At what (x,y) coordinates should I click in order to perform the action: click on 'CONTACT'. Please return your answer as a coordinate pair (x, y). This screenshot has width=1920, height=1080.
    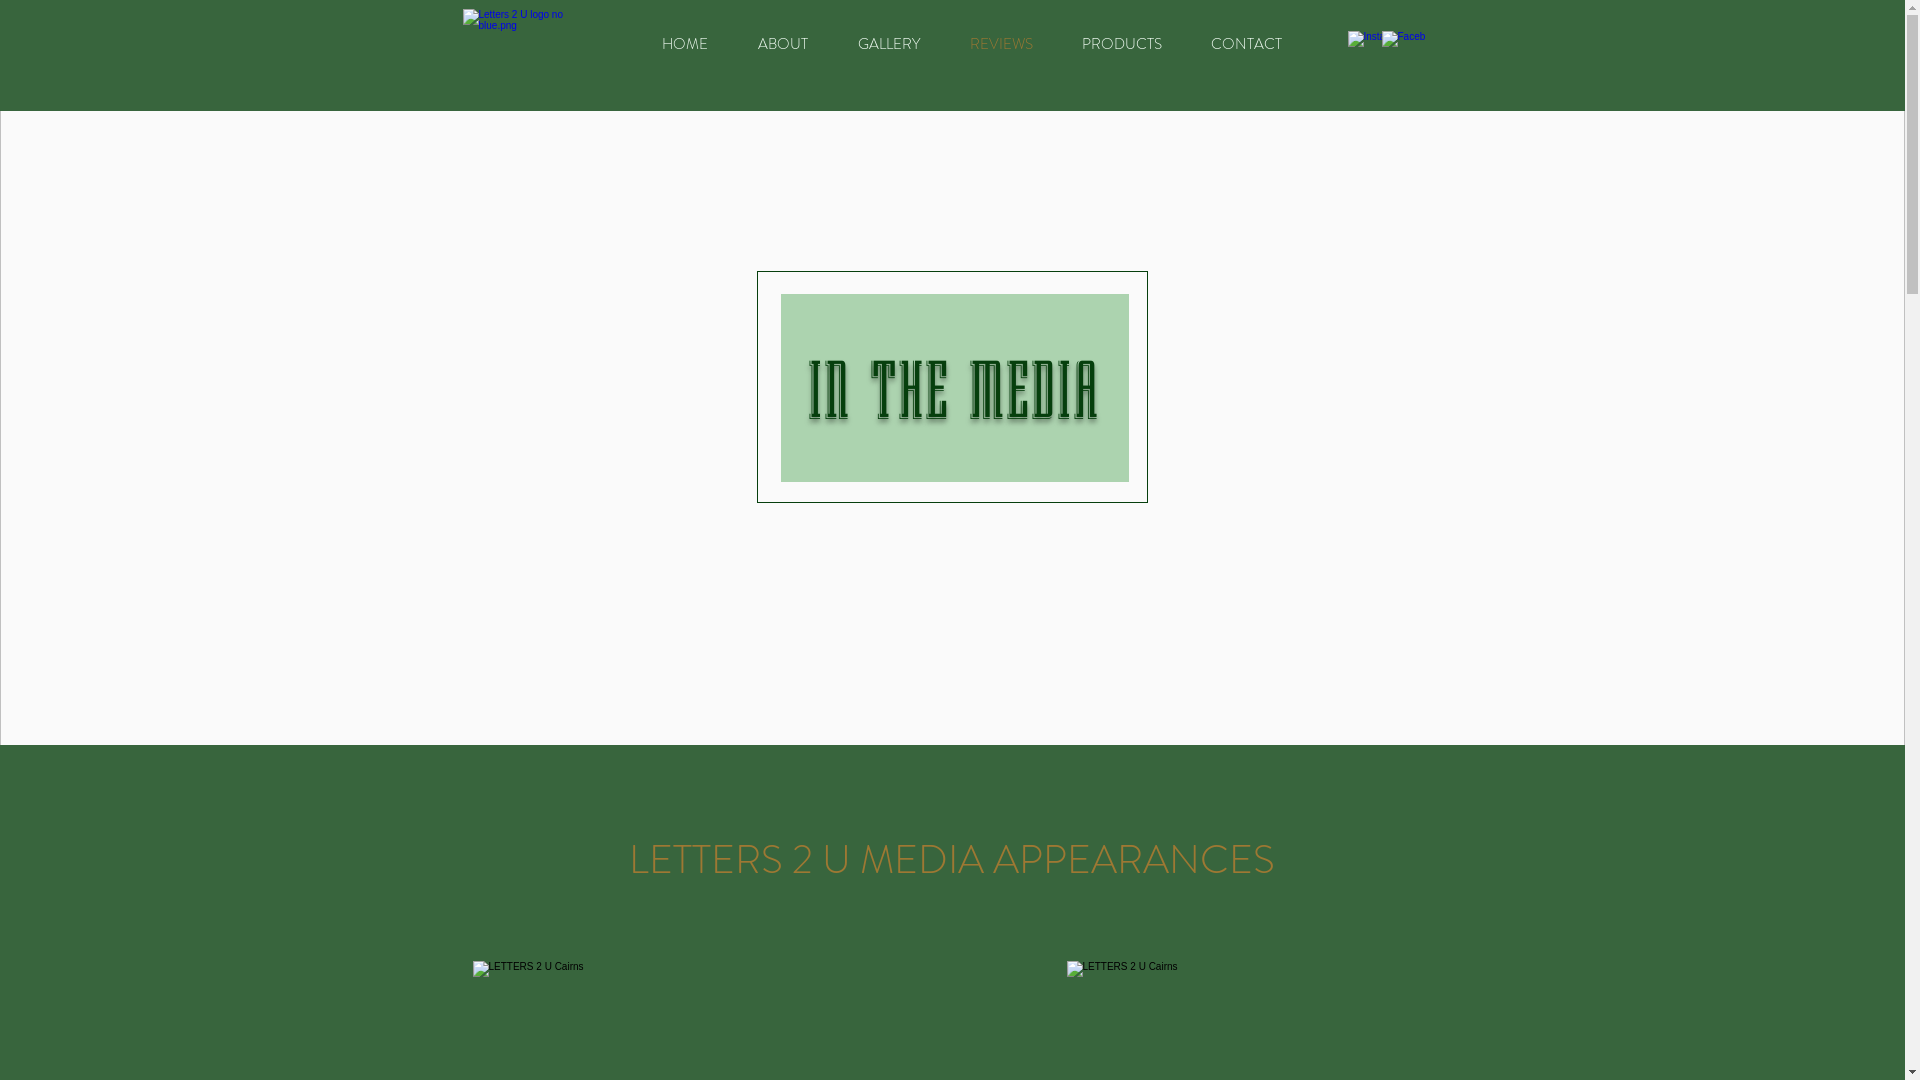
    Looking at the image, I should click on (1245, 44).